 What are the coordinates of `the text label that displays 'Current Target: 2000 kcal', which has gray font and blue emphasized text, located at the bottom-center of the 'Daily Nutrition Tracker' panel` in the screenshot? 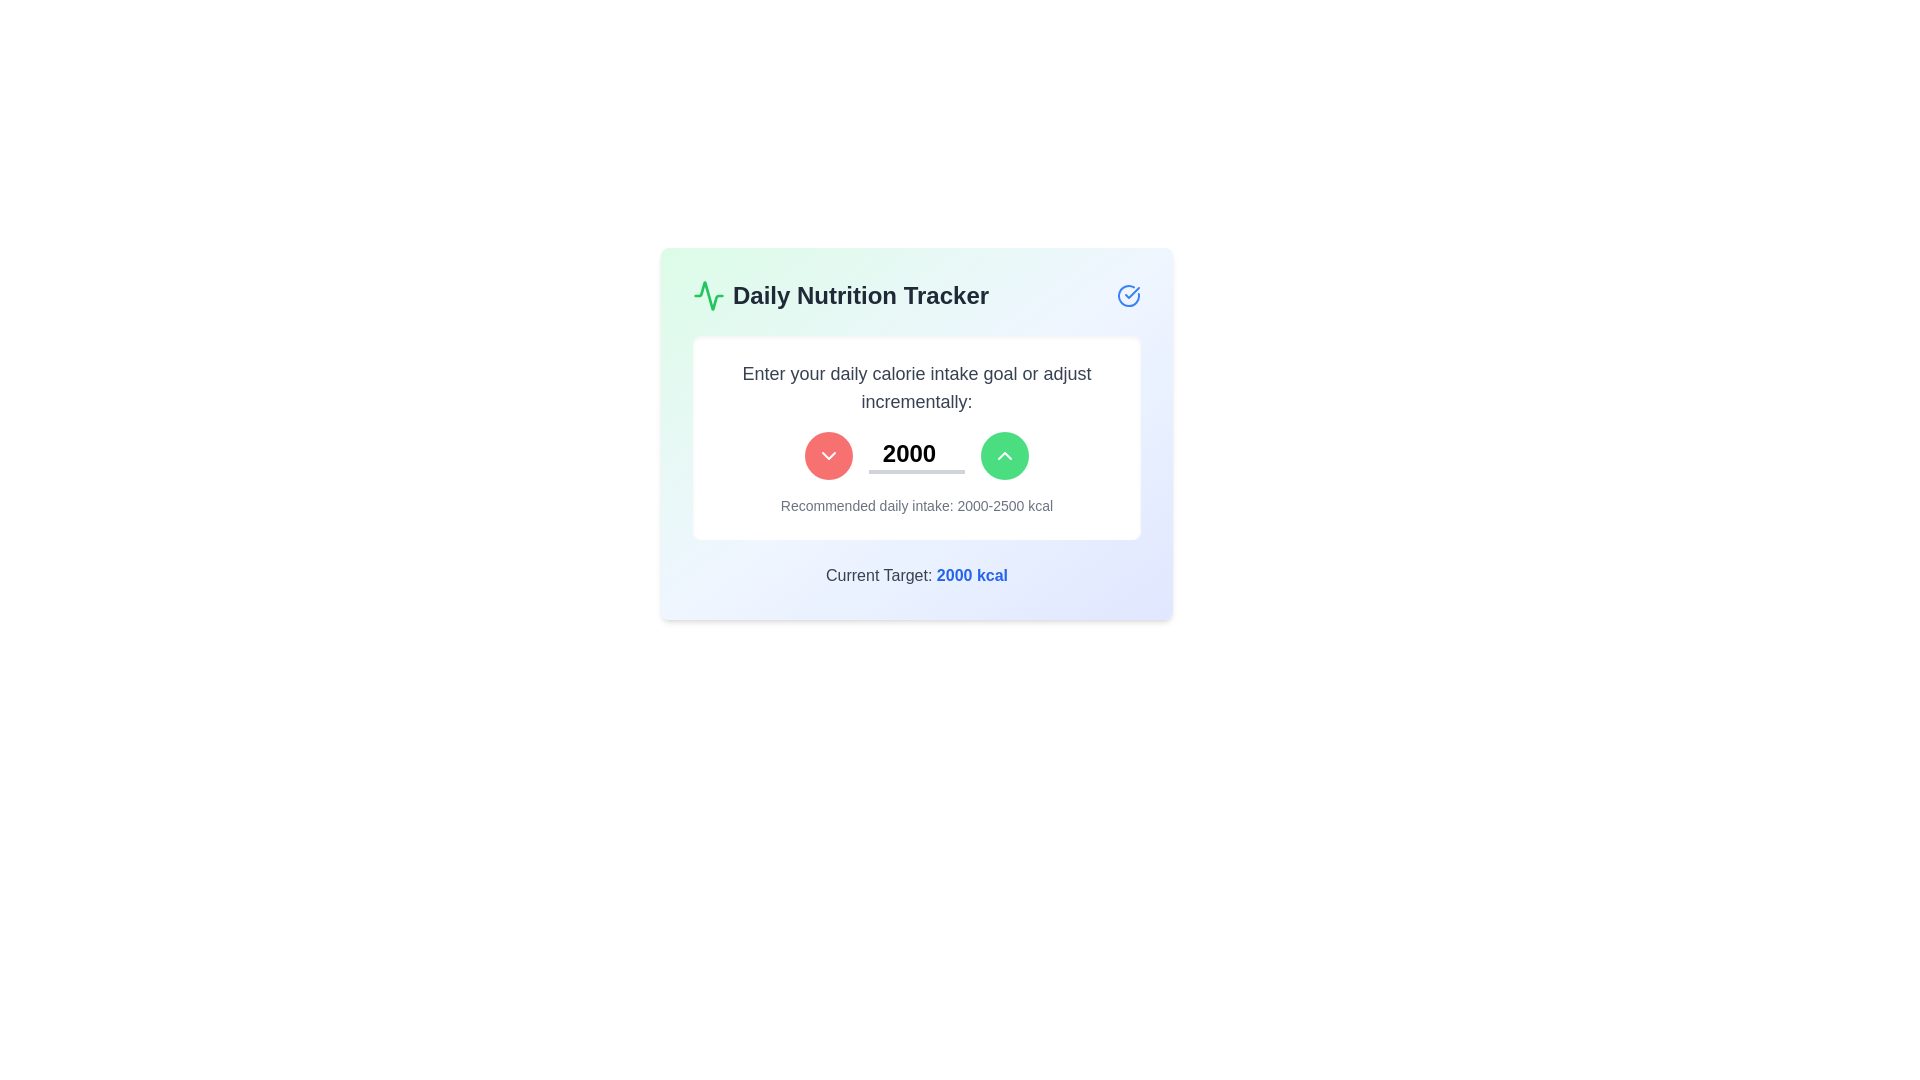 It's located at (915, 575).